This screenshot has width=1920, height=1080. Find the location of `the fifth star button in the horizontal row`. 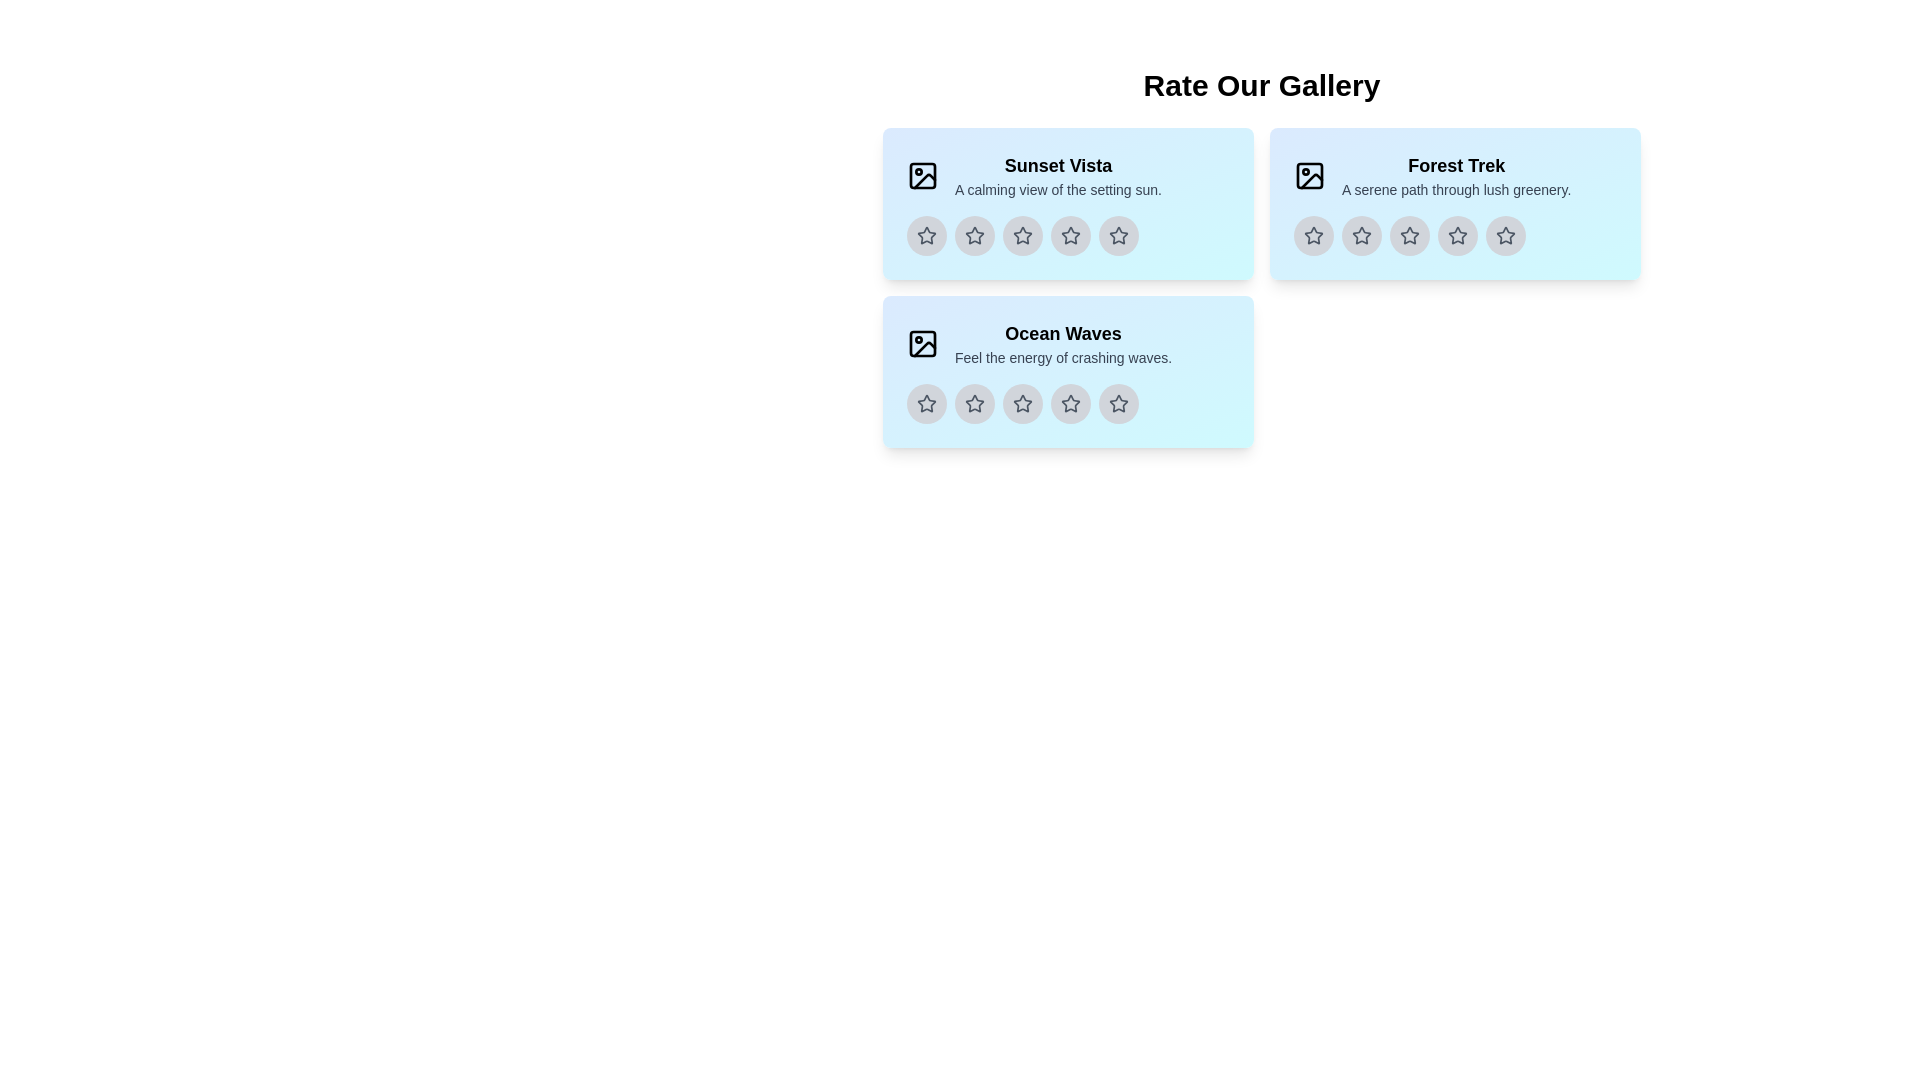

the fifth star button in the horizontal row is located at coordinates (1506, 234).